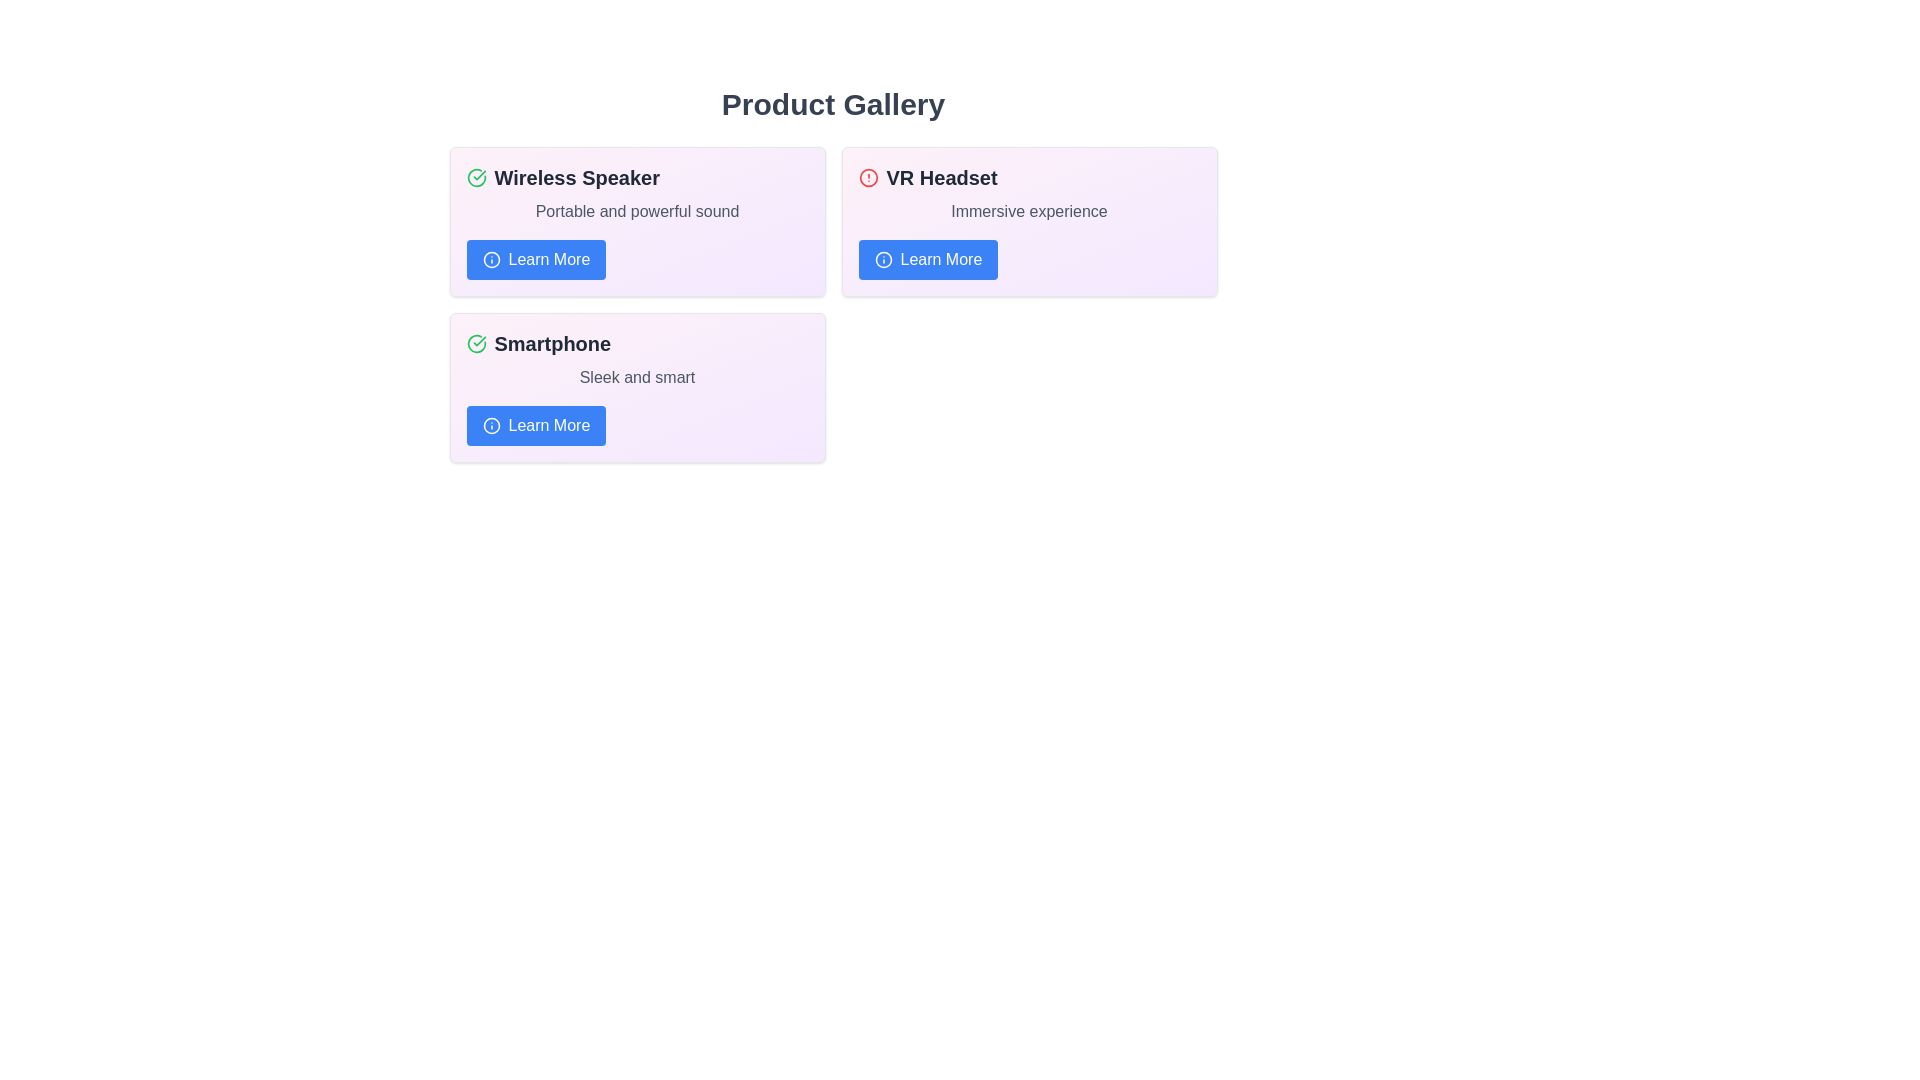  Describe the element at coordinates (536, 424) in the screenshot. I see `the 'Learn More' button for the Smartphone product` at that location.